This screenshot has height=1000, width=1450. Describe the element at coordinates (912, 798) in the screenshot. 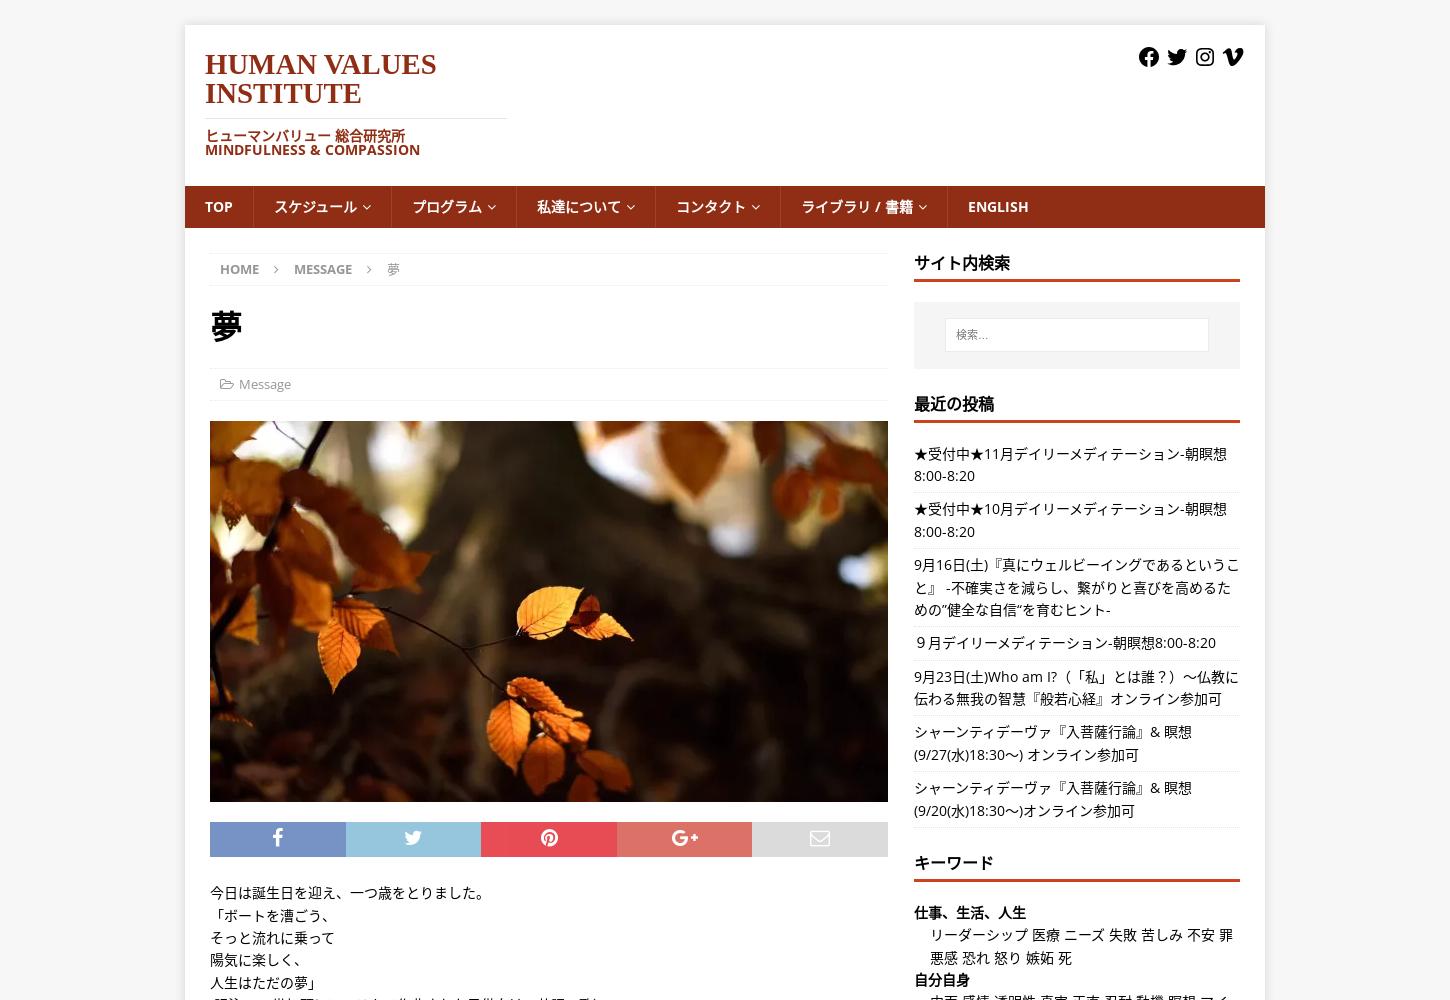

I see `'シャーンティデーヴァ『入菩薩行論』& 瞑想(9/20(水)18:30〜)オンライン参加可'` at that location.